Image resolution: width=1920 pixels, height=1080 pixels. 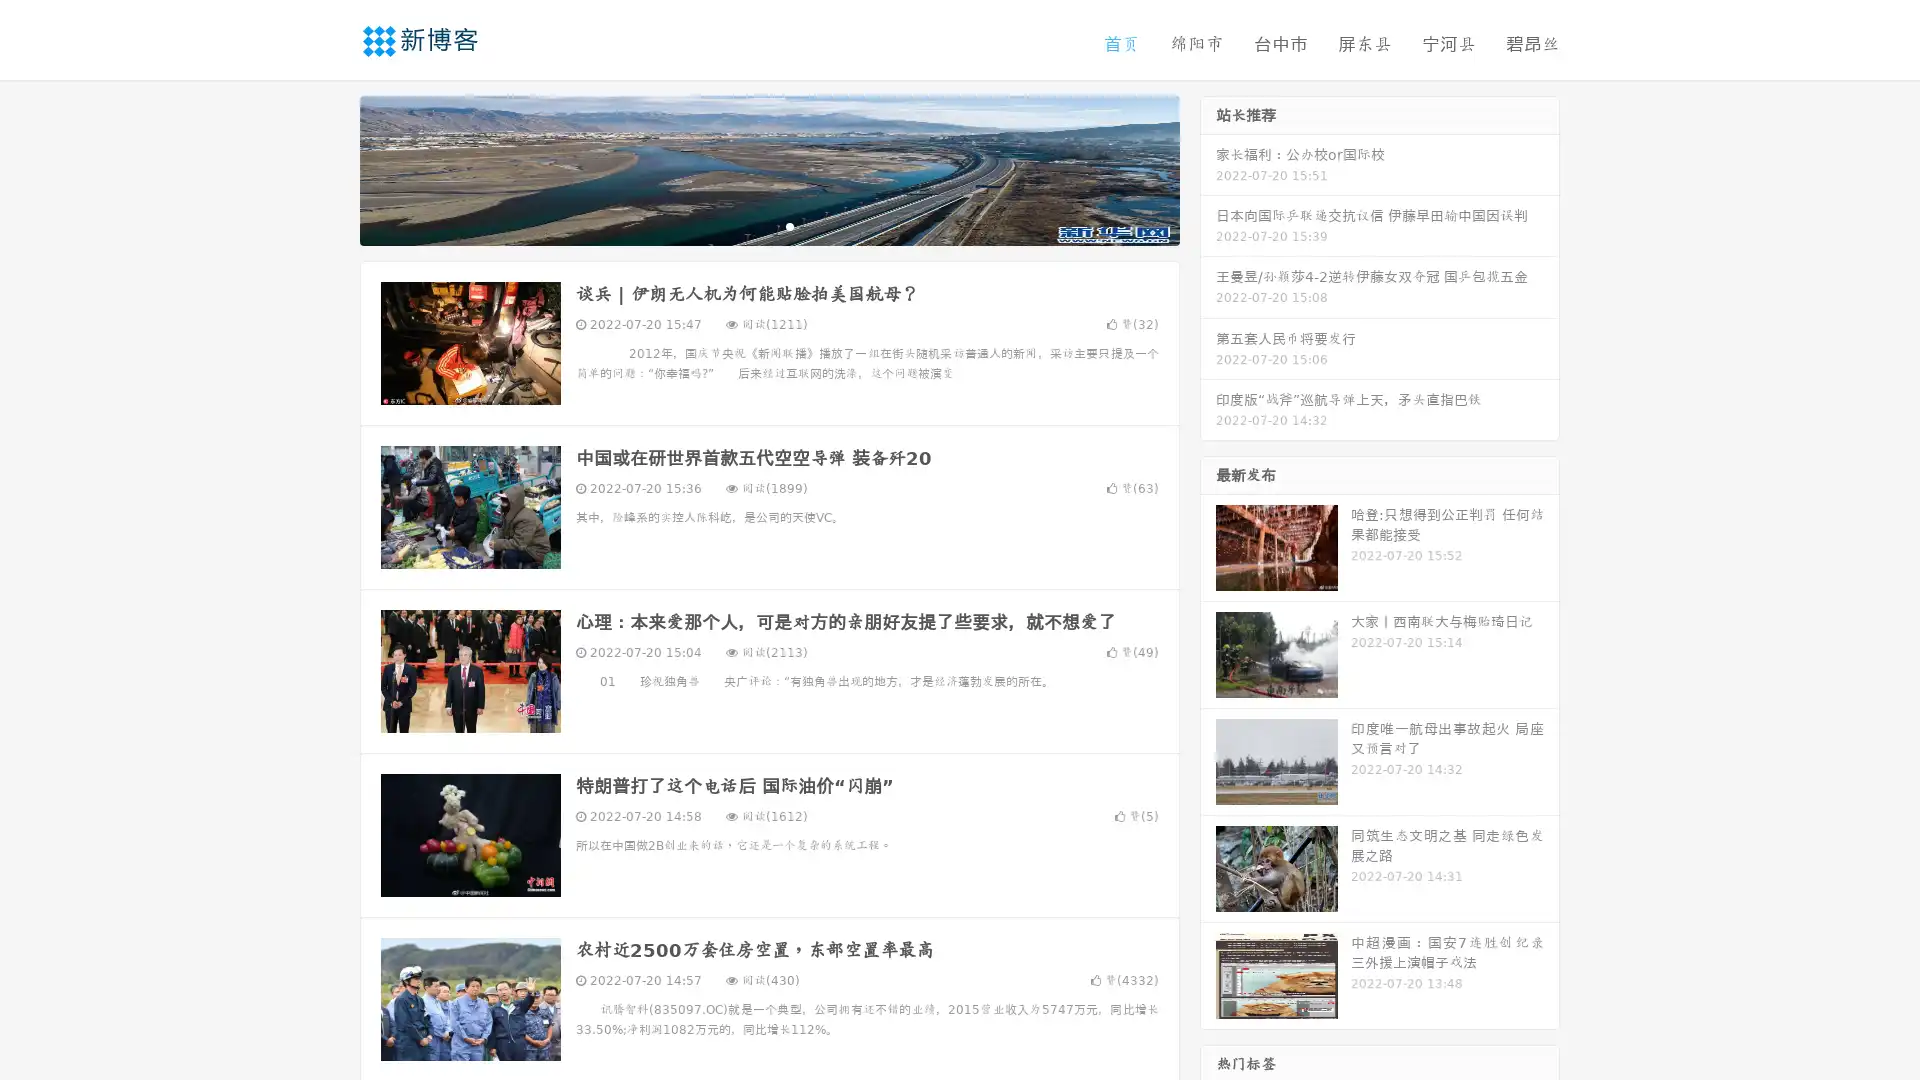 What do you see at coordinates (1208, 168) in the screenshot?
I see `Next slide` at bounding box center [1208, 168].